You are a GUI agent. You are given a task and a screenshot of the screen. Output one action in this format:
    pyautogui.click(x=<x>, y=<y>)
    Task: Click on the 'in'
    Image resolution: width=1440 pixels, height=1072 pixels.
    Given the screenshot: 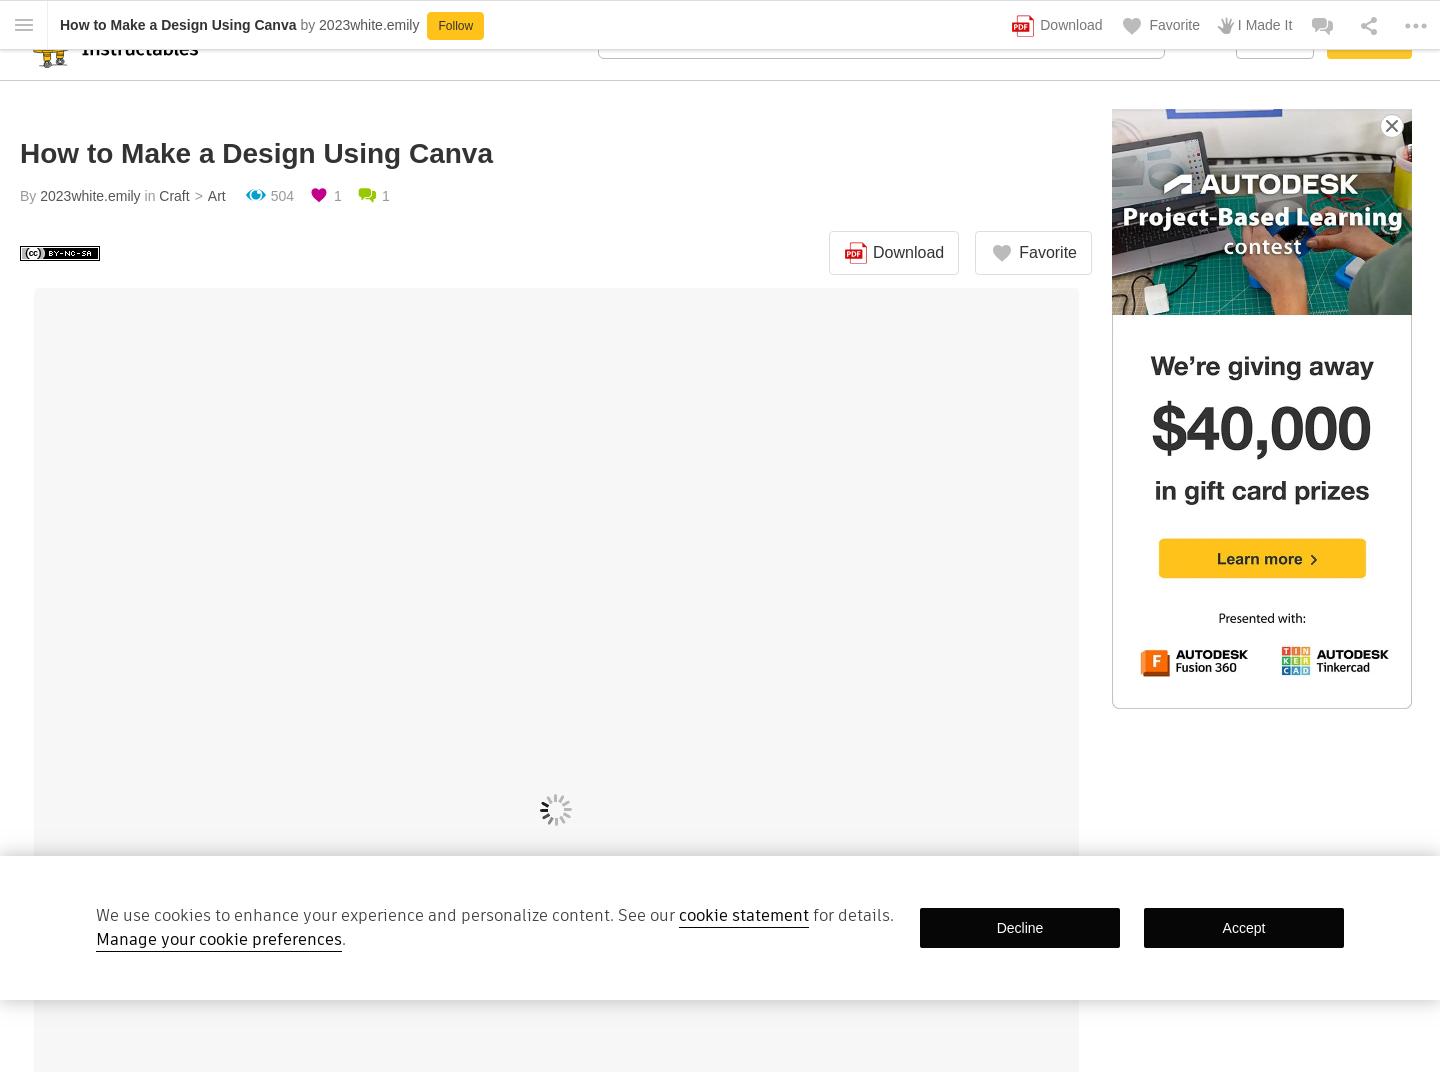 What is the action you would take?
    pyautogui.click(x=148, y=194)
    